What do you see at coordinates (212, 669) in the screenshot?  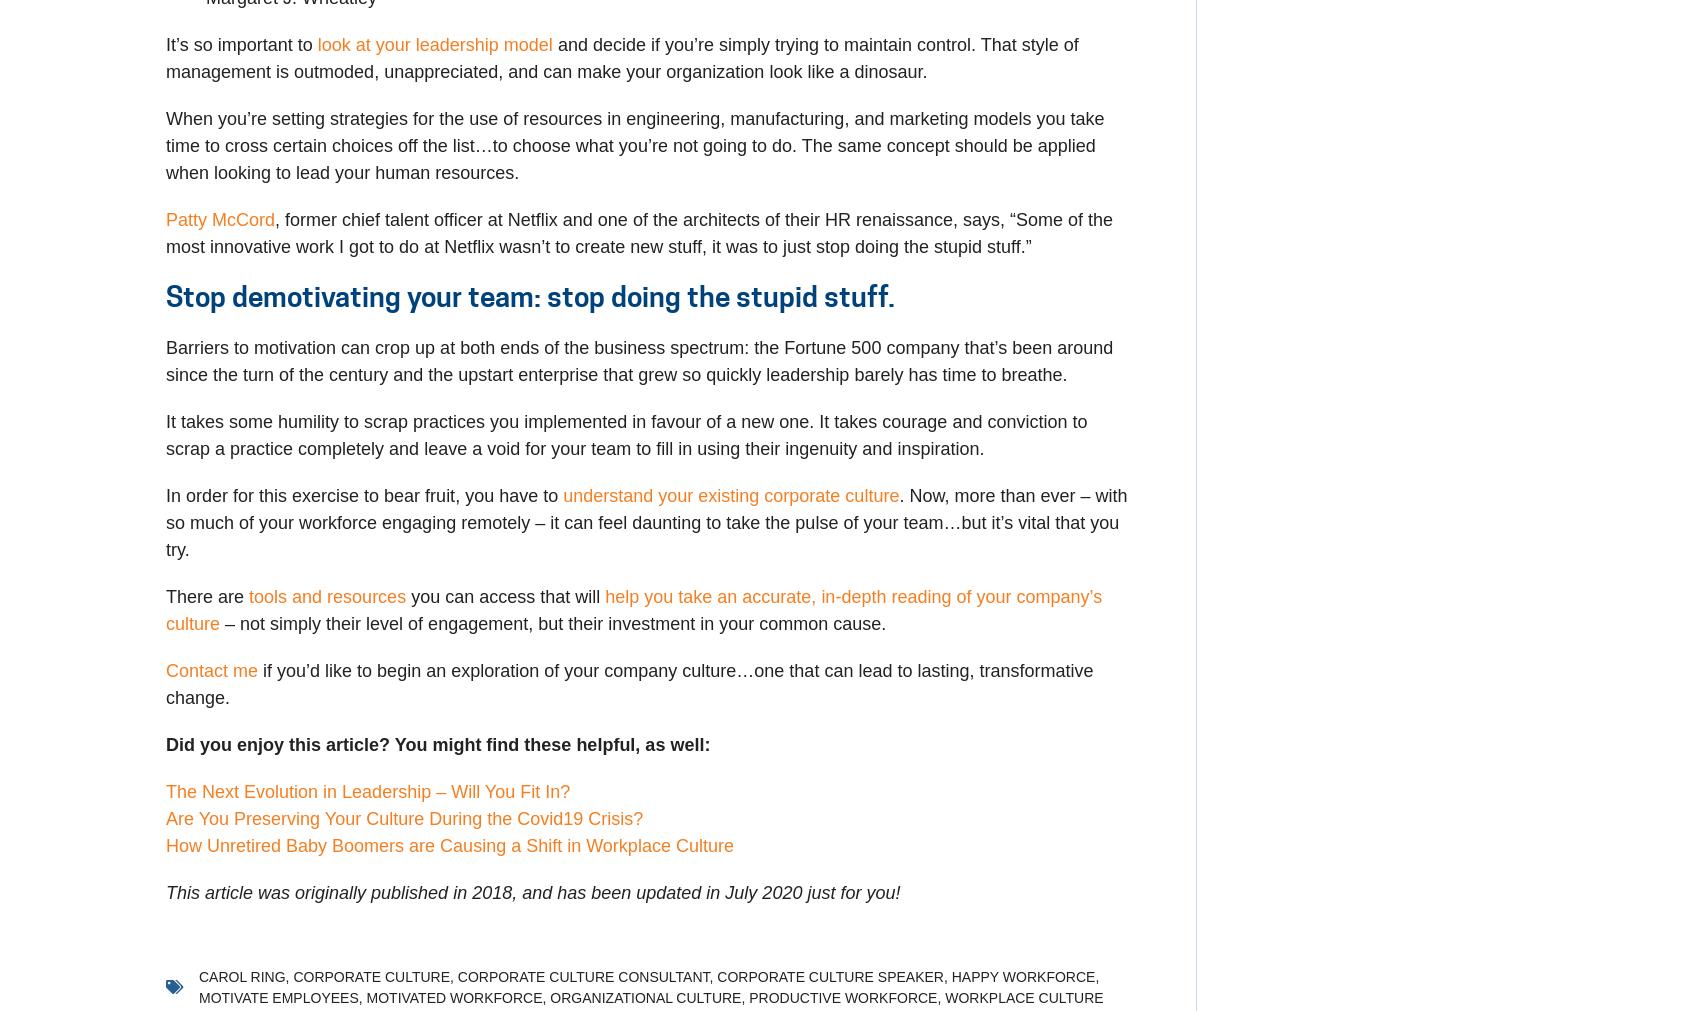 I see `'Contact me'` at bounding box center [212, 669].